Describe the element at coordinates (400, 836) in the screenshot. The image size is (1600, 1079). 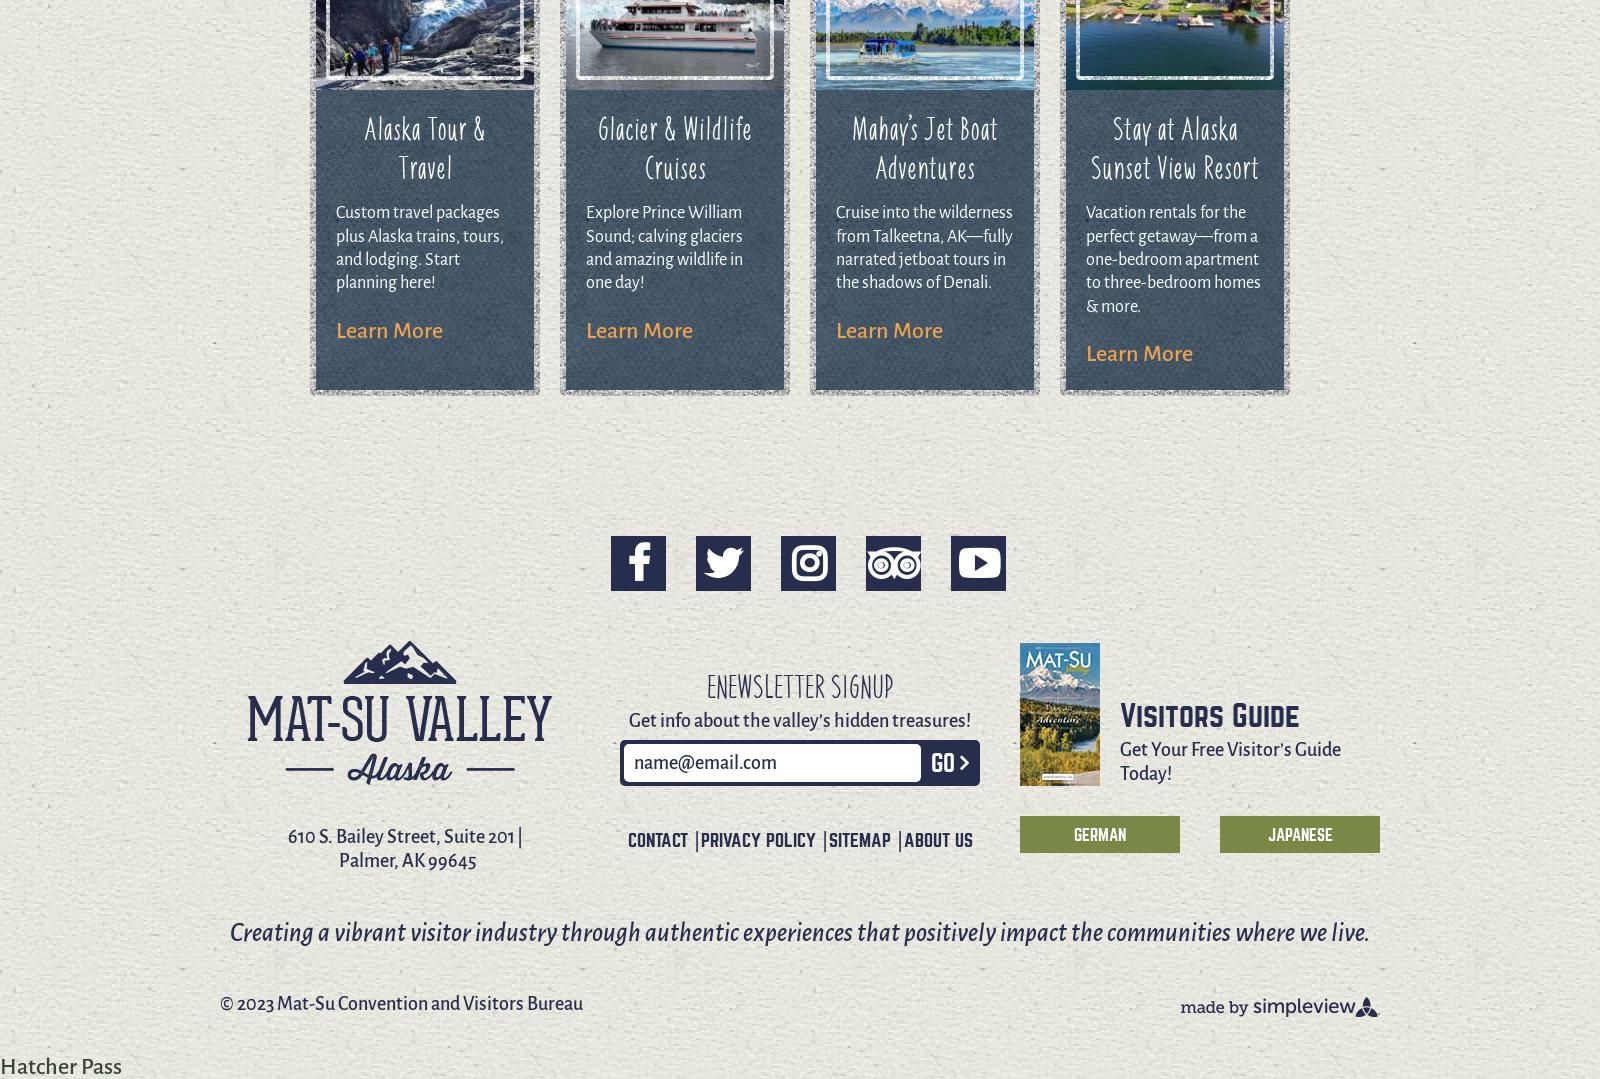
I see `'610 S. Bailey Street, Suite 201'` at that location.